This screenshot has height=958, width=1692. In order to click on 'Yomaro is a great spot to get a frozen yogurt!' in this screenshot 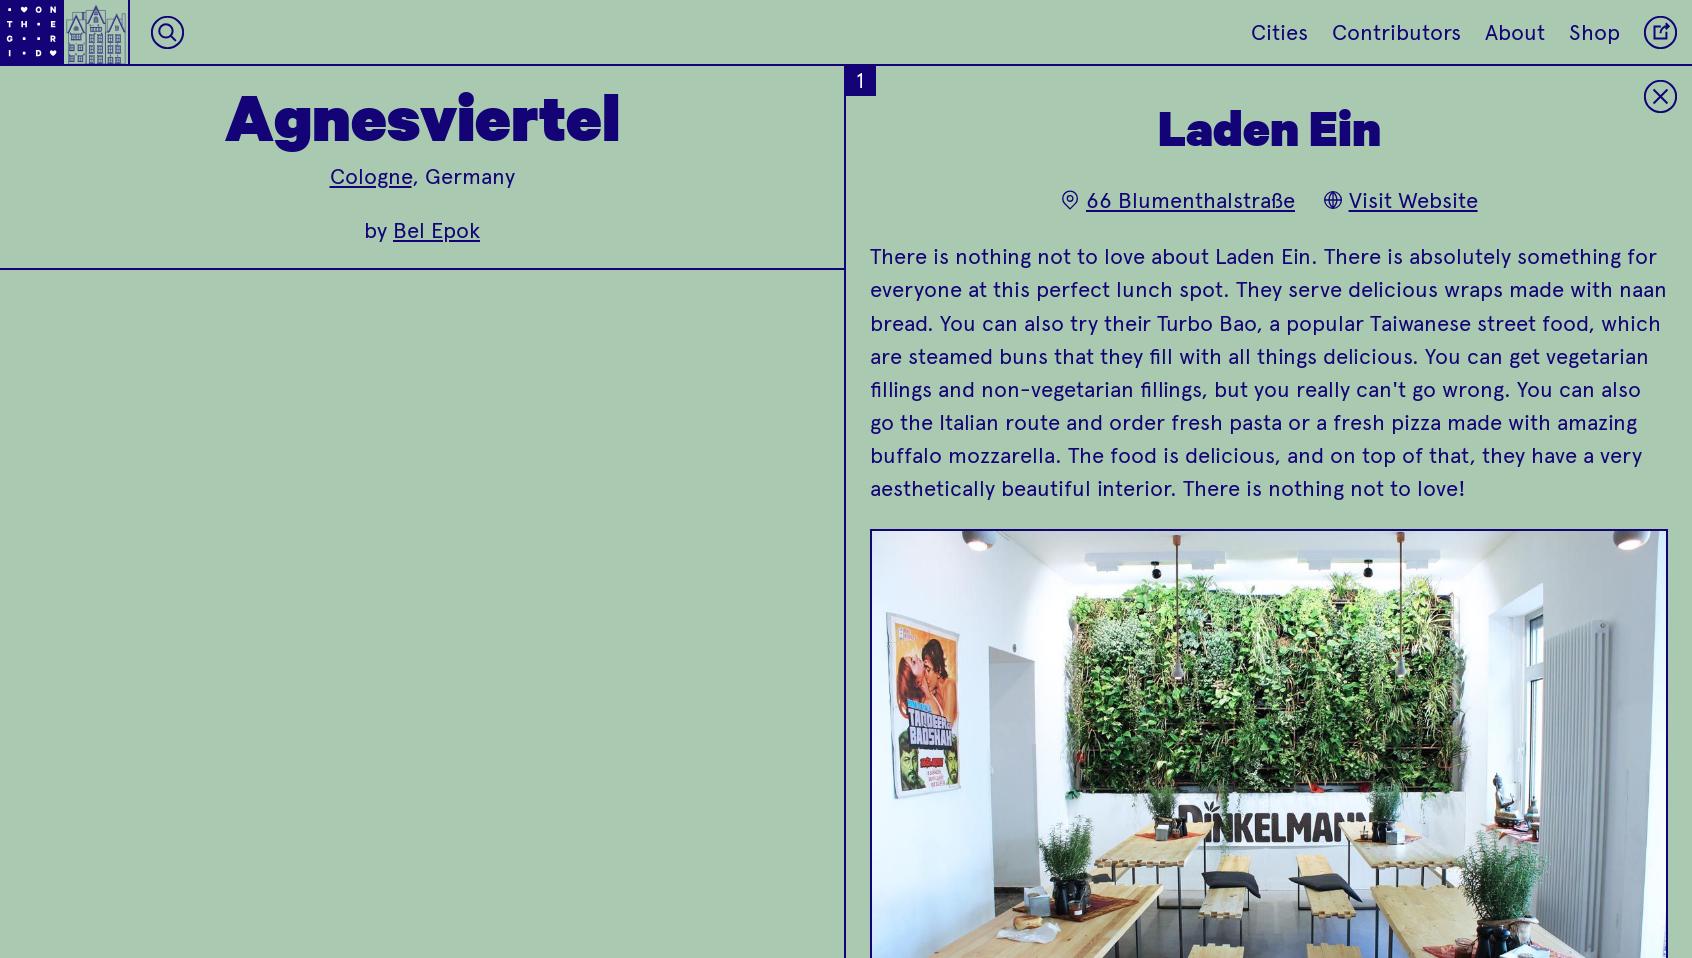, I will do `click(1542, 782)`.